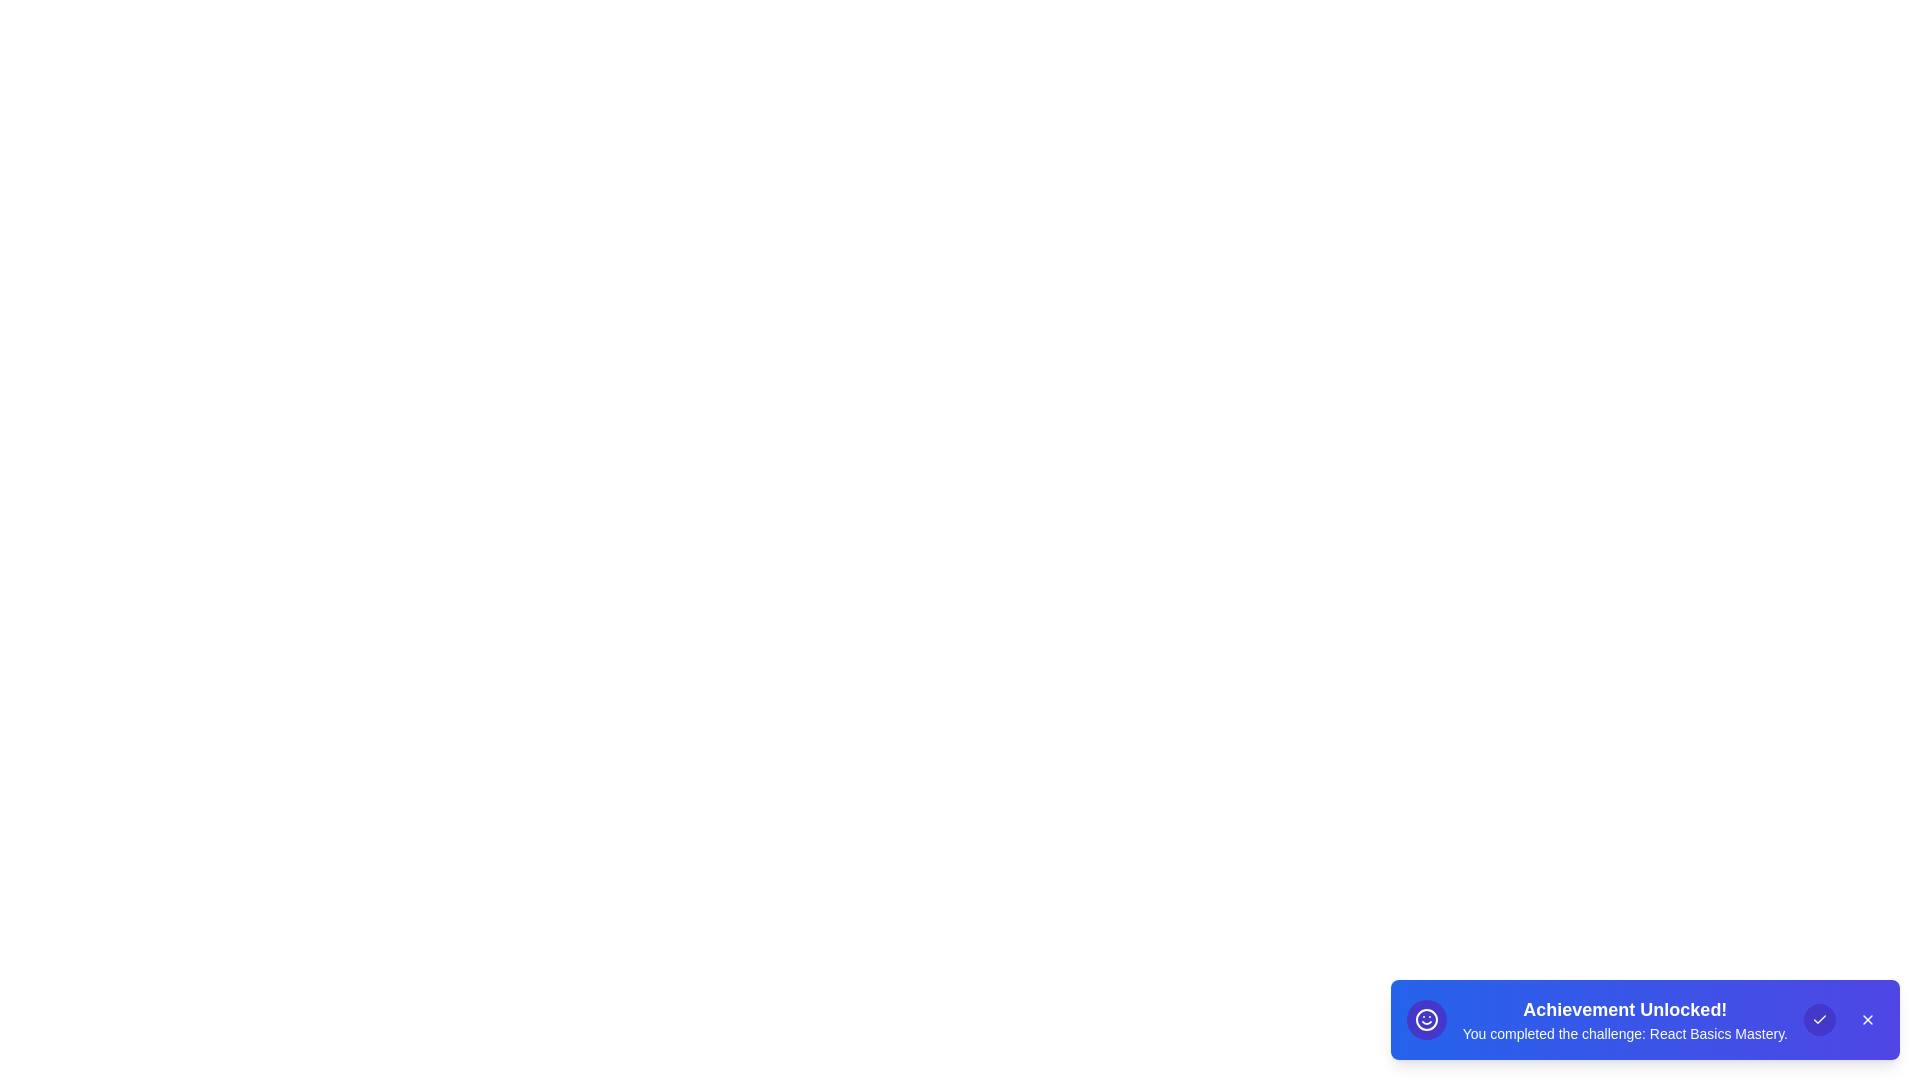 The height and width of the screenshot is (1080, 1920). What do you see at coordinates (1819, 1019) in the screenshot?
I see `the 'Check' icon button to dismiss the snackbar` at bounding box center [1819, 1019].